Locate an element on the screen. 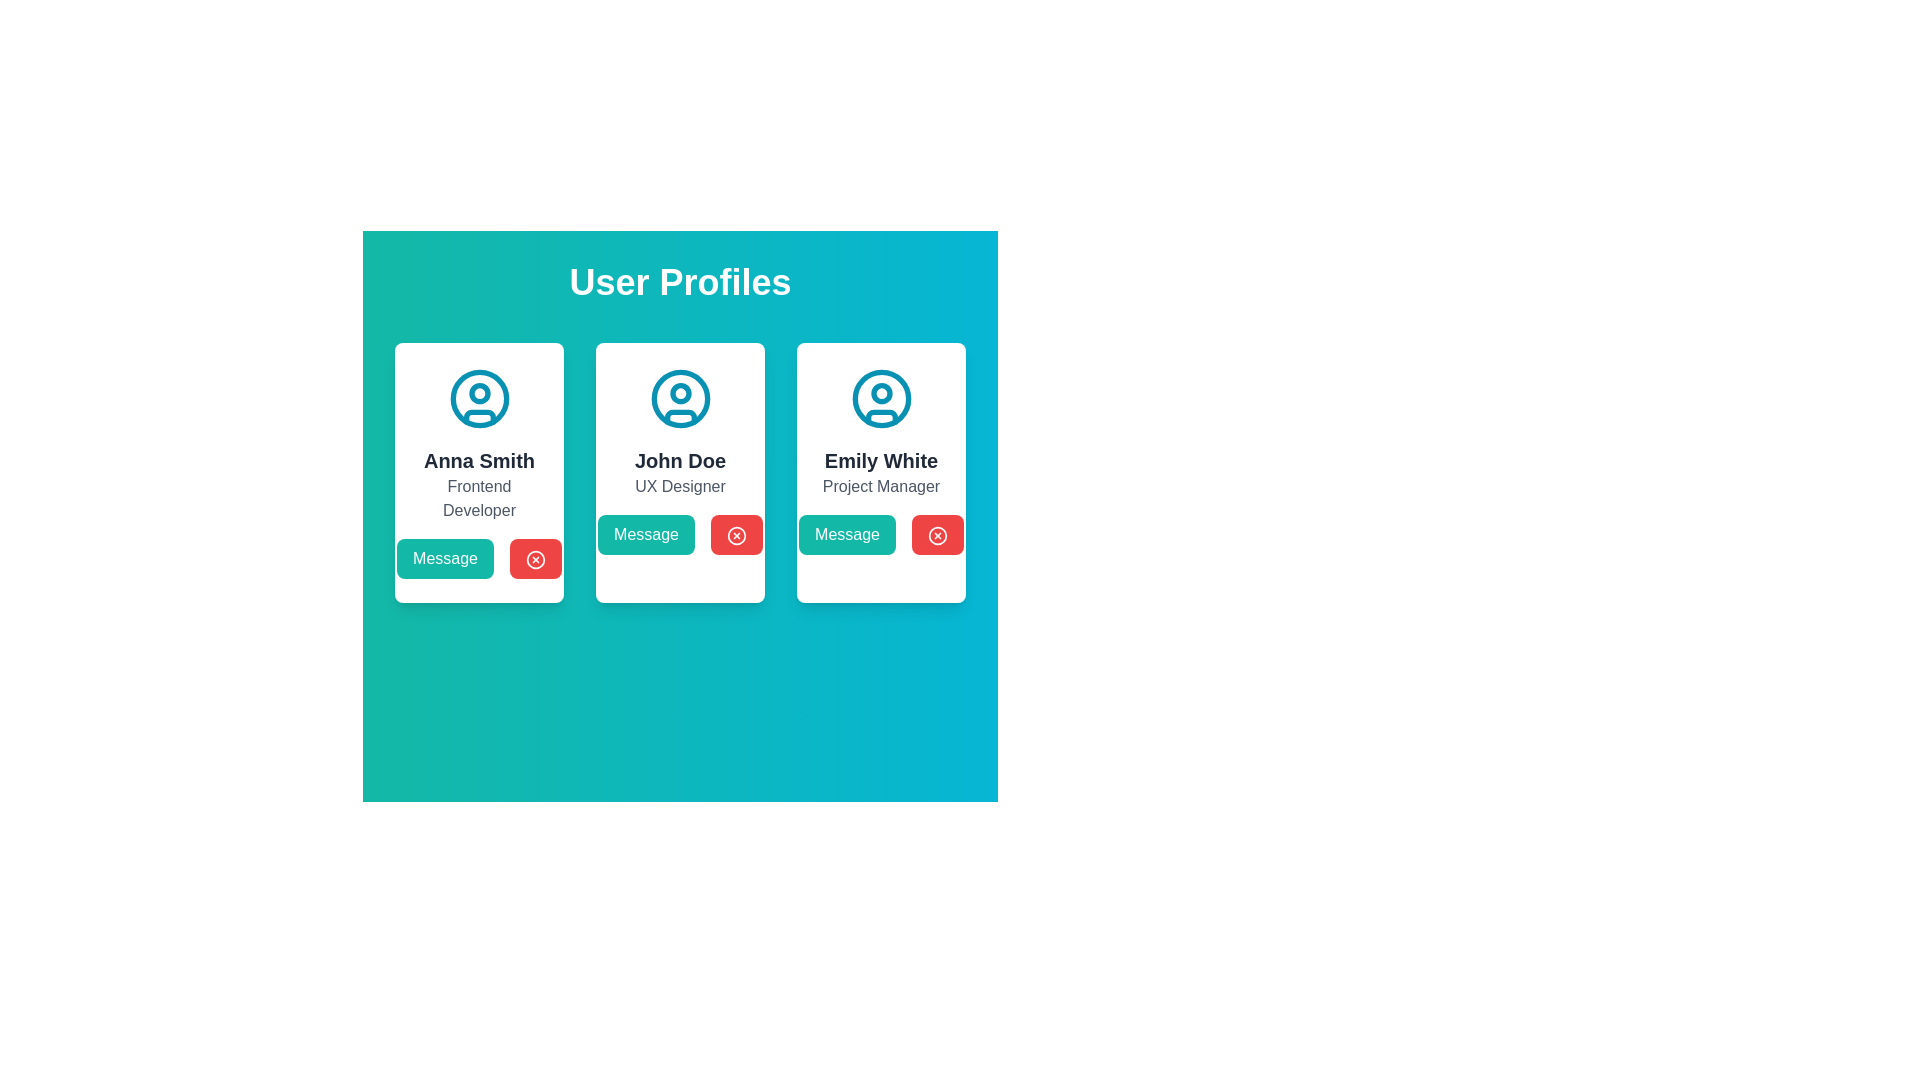 This screenshot has height=1080, width=1920. the small circular head component of Emily White's avatar in the third profile card of the 'User Profiles' section is located at coordinates (880, 393).